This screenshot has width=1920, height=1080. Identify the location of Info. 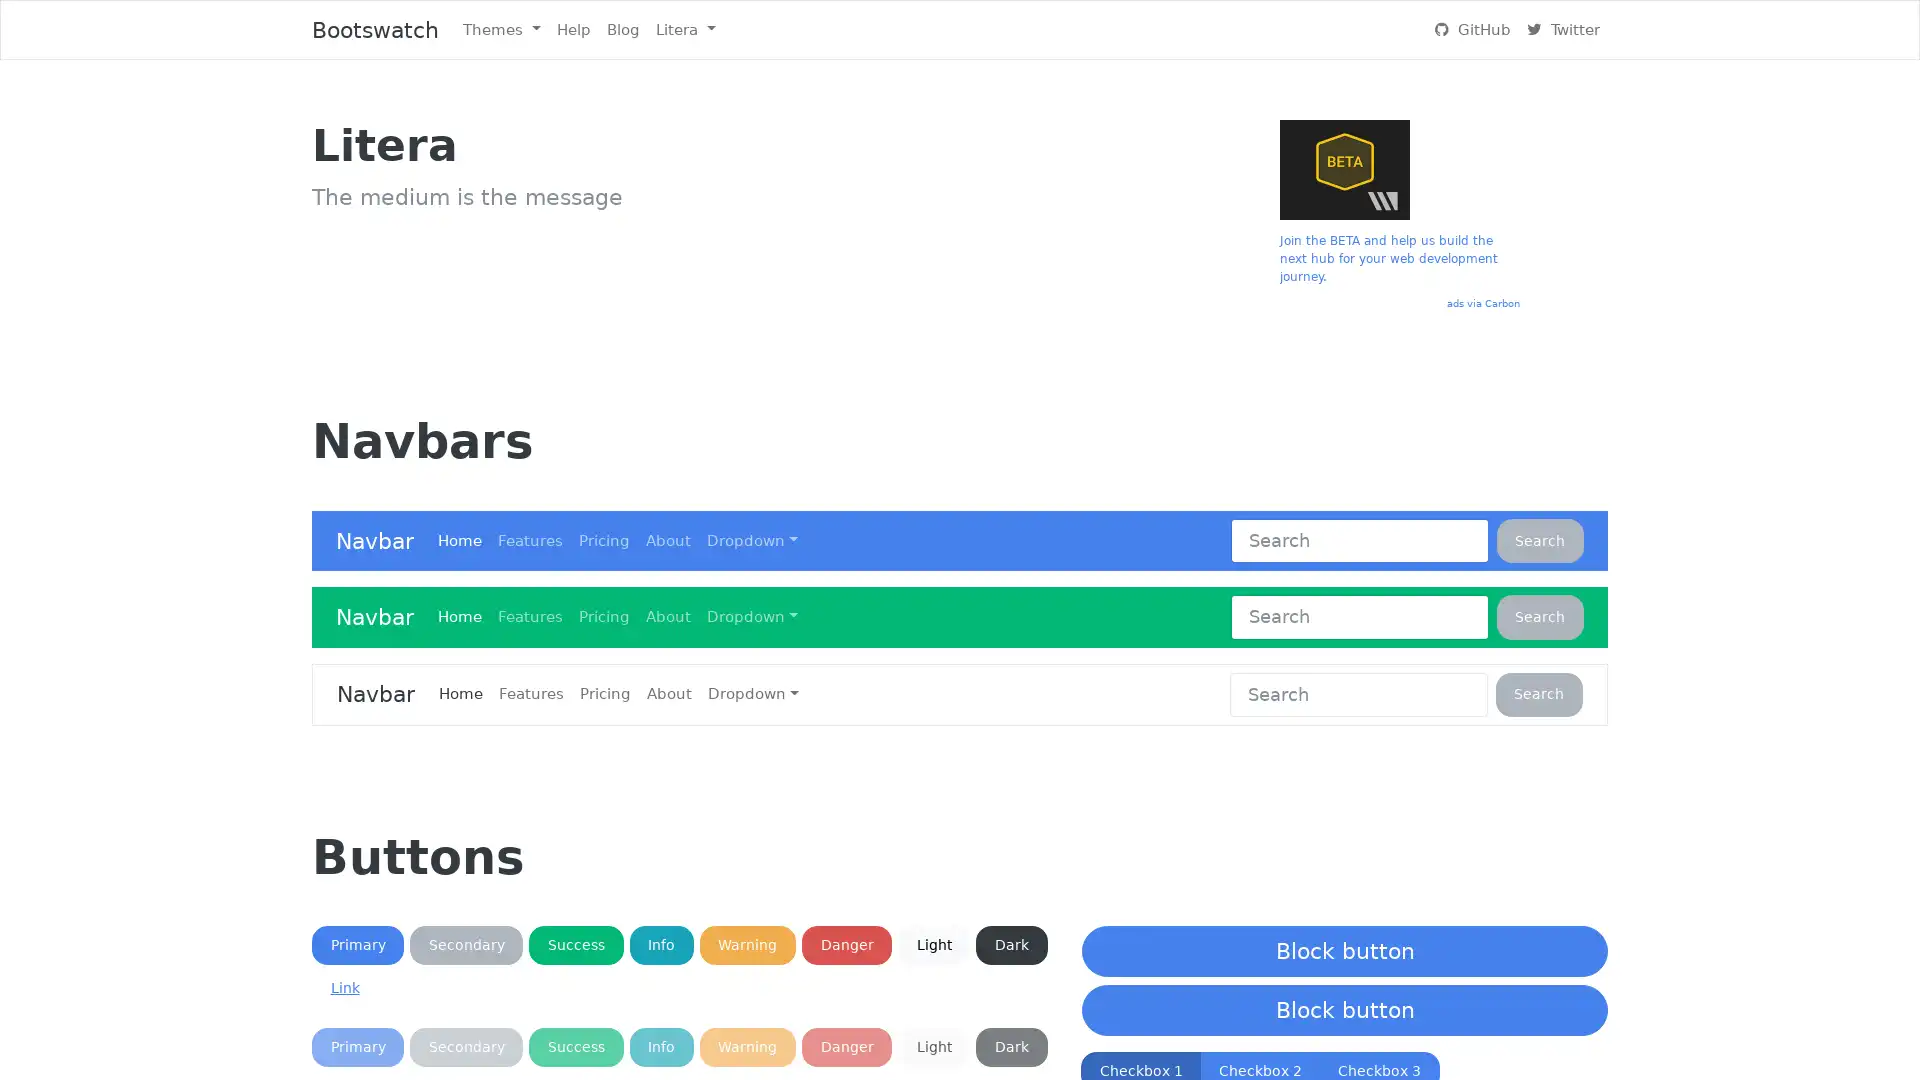
(661, 945).